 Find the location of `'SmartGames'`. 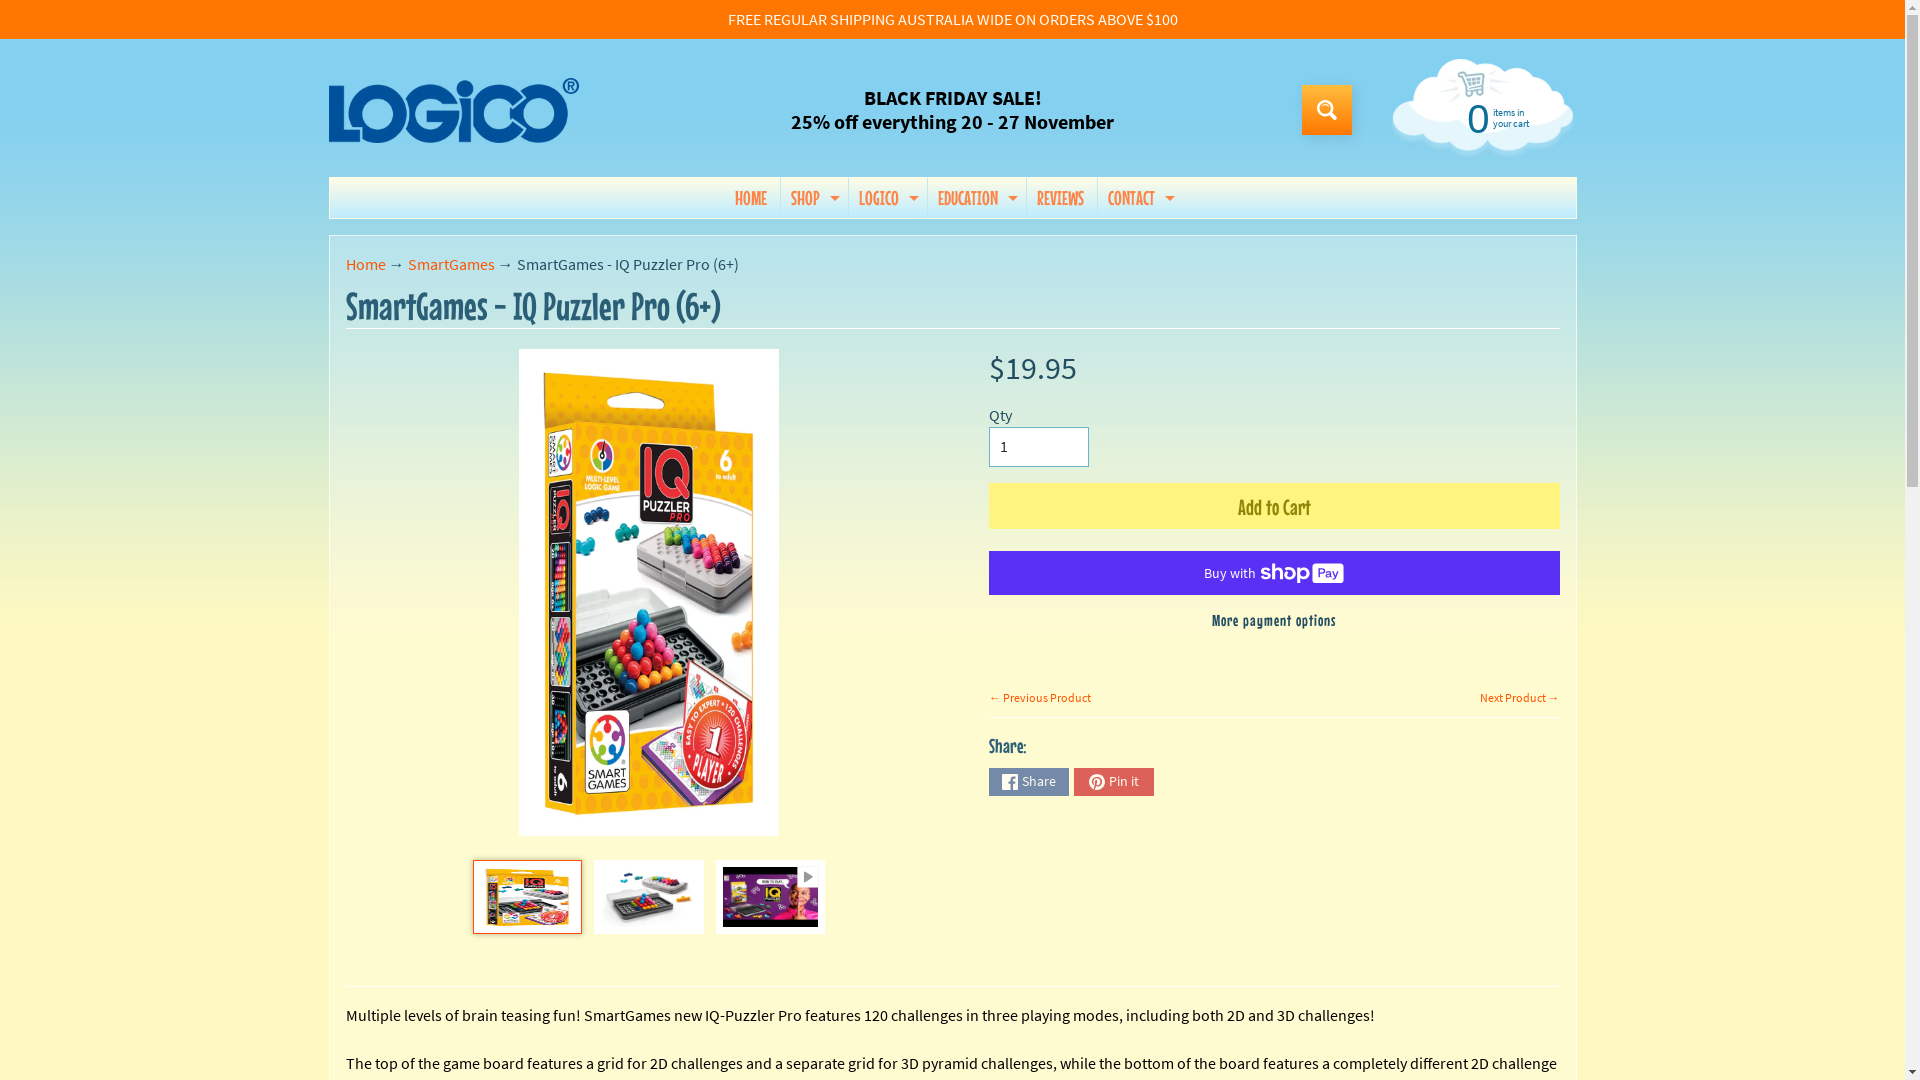

'SmartGames' is located at coordinates (450, 262).